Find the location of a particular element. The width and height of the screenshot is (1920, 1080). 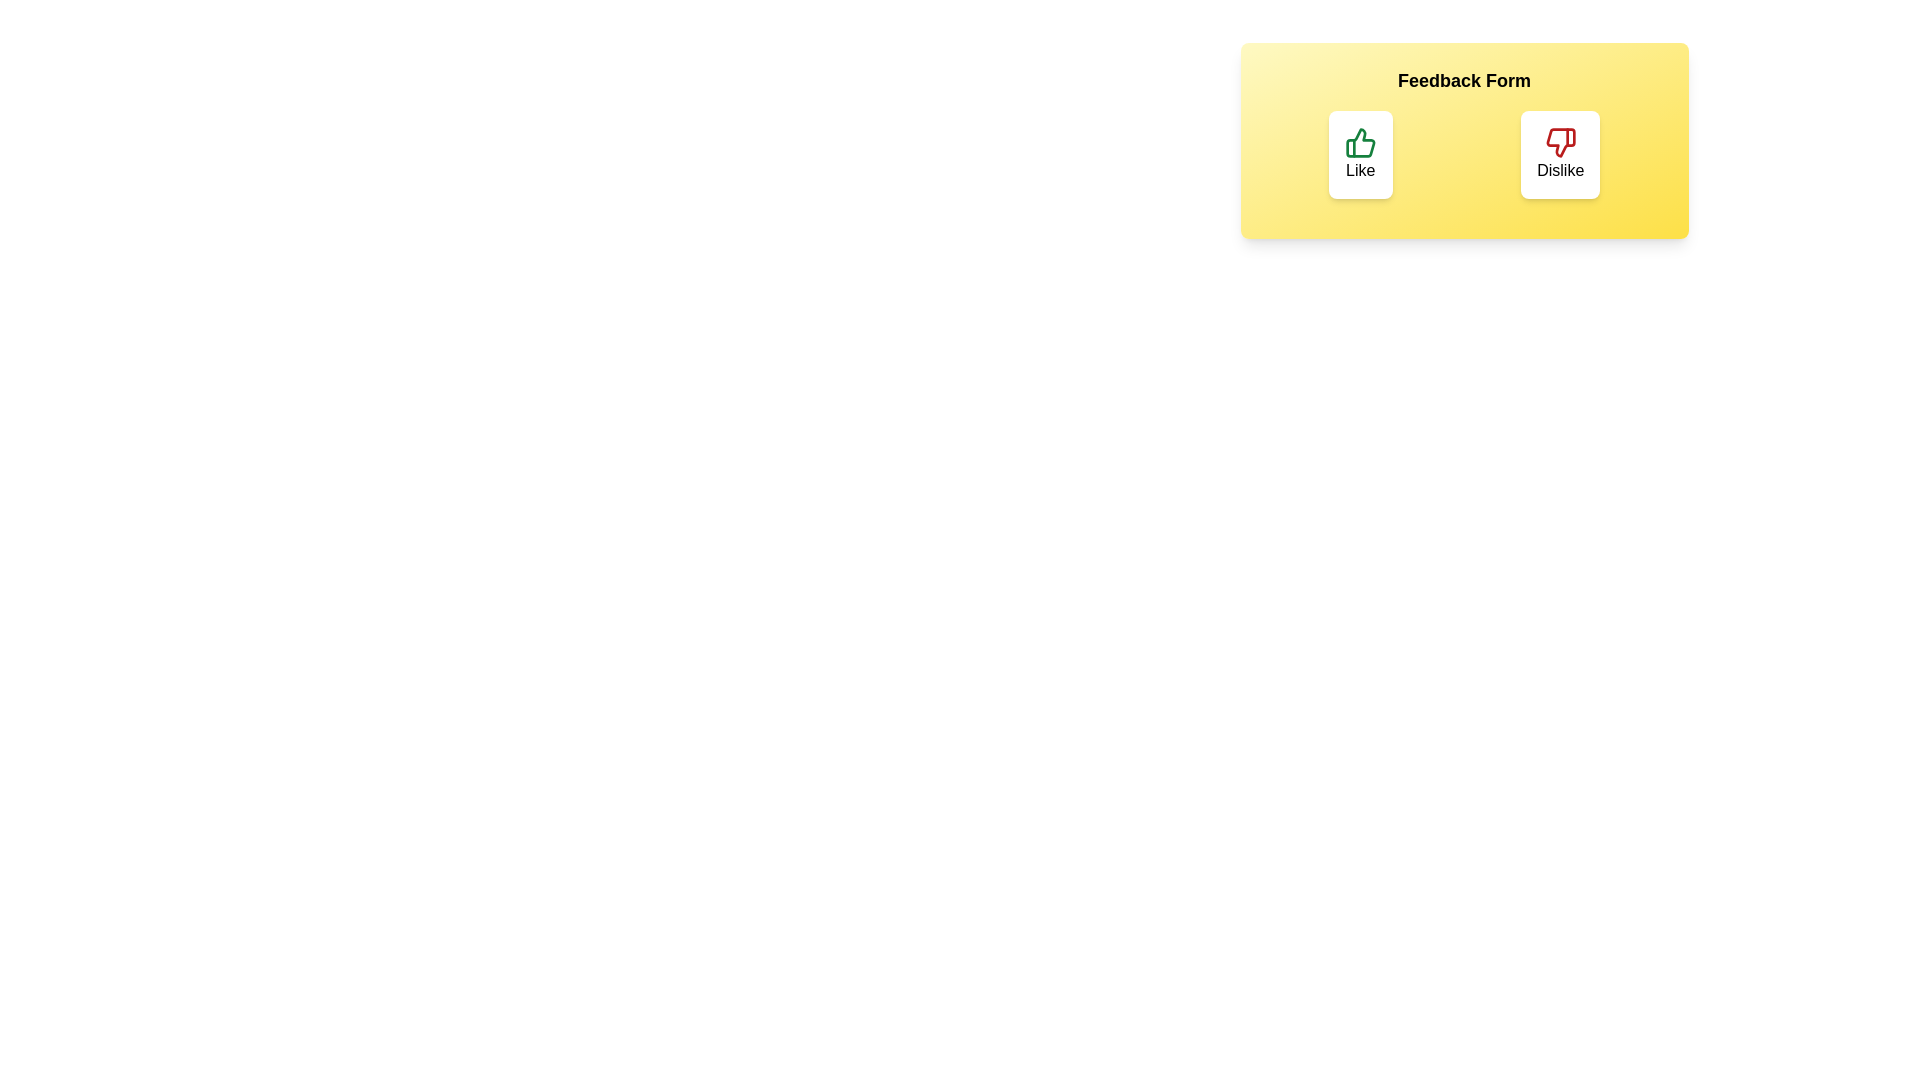

the 'Like' button to provide positive feedback is located at coordinates (1360, 153).